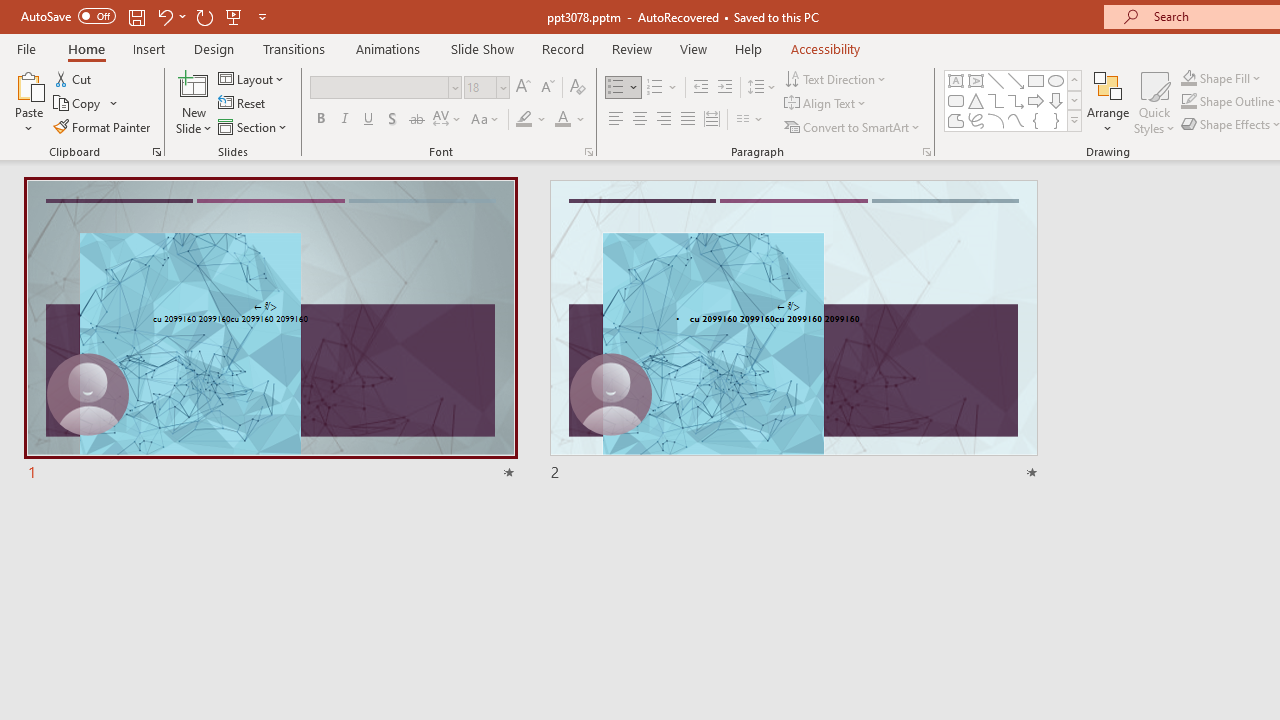  Describe the element at coordinates (1220, 77) in the screenshot. I see `'Shape Fill'` at that location.